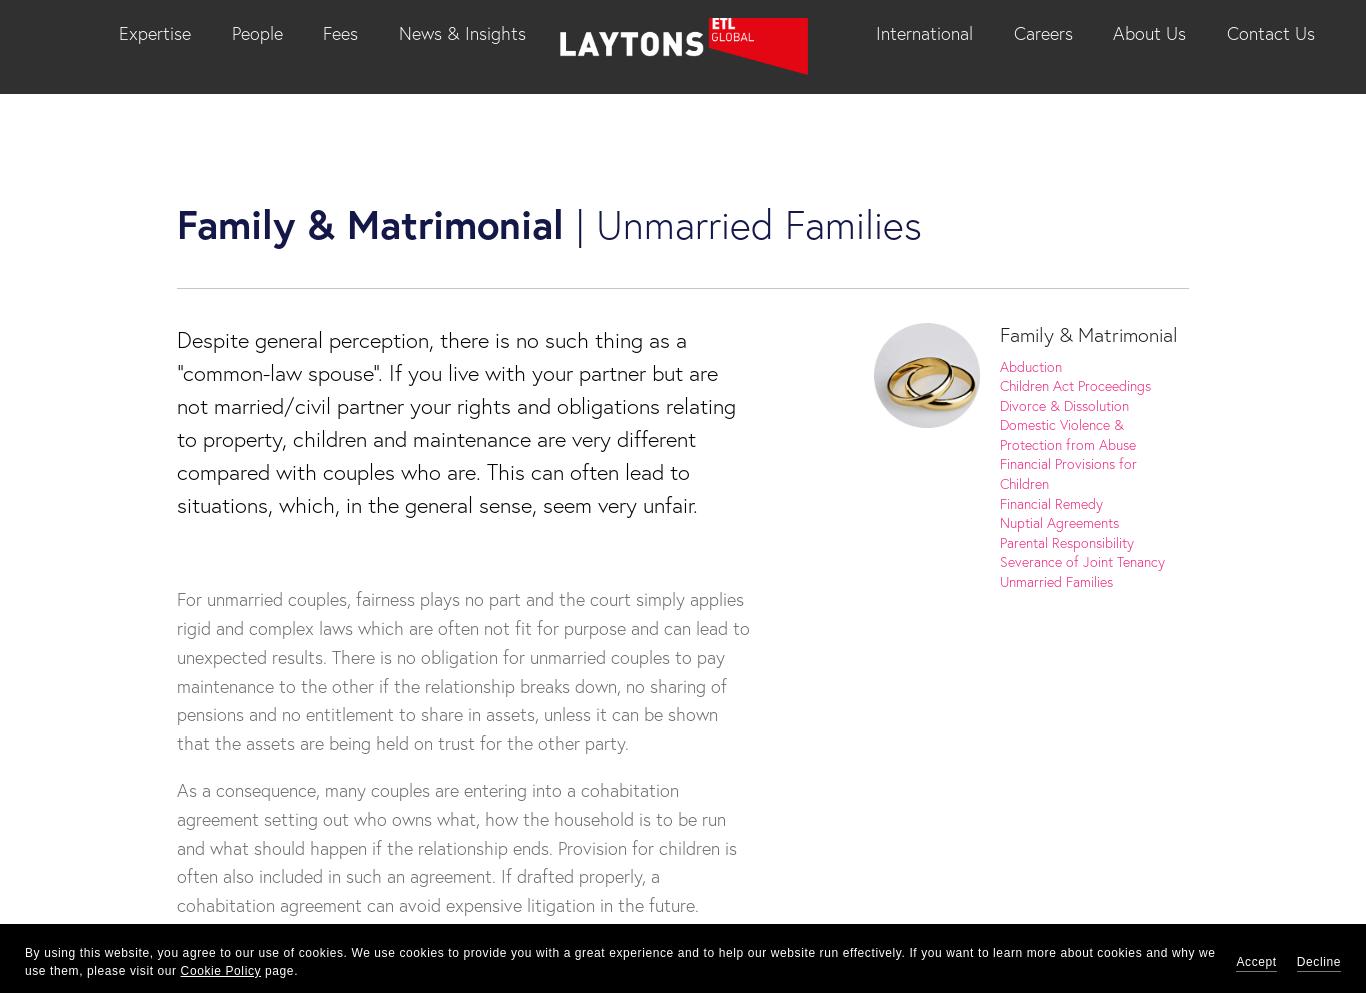 The width and height of the screenshot is (1366, 993). What do you see at coordinates (176, 670) in the screenshot?
I see `'For unmarried couples, fairness plays no part and the court simply applies rigid and complex laws which are often not fit for purpose and can lead to unexpected results. There is no obligation for unmarried couples to pay maintenance to the other if the relationship breaks down, no sharing of pensions and no entitlement to share in assets, unless it can be shown that the assets are being held on trust for the other party.'` at bounding box center [176, 670].